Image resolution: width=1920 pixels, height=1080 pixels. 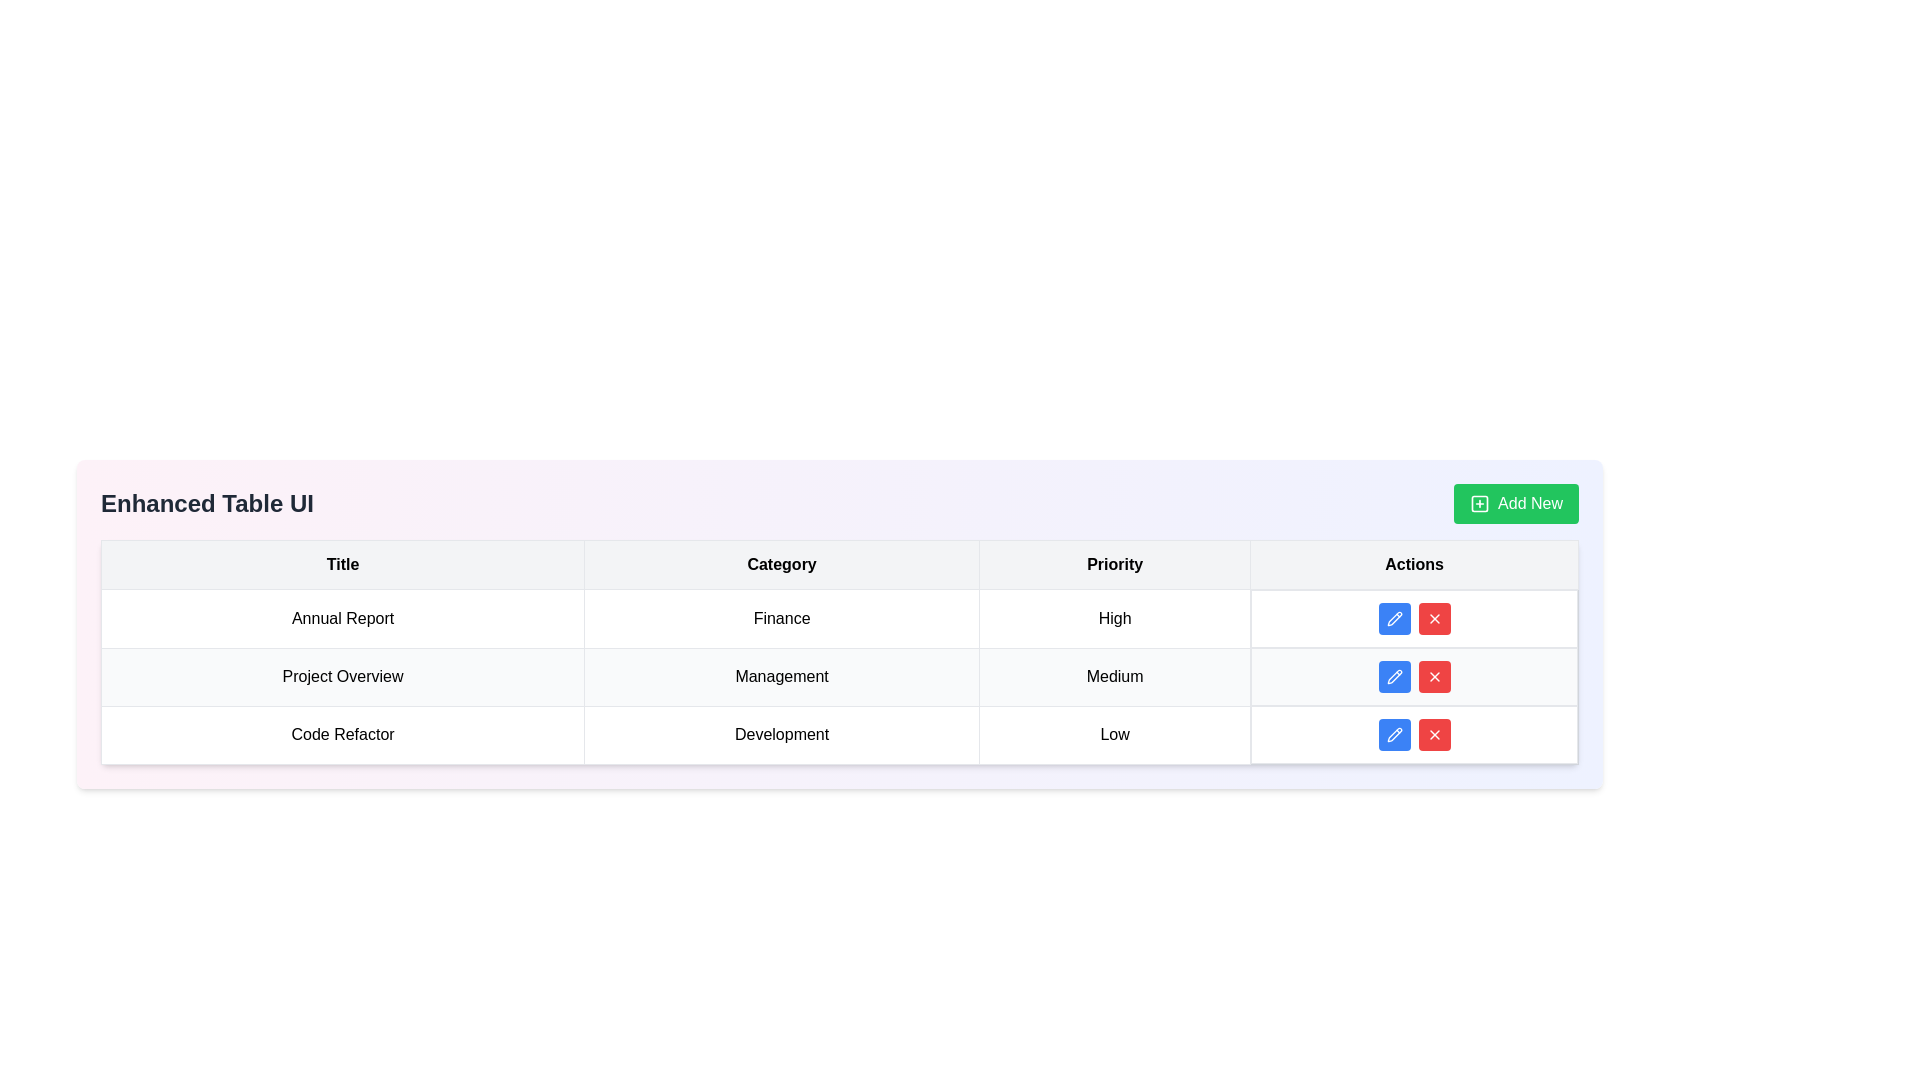 I want to click on the small square with rounded corners that serves as the background for the 'Add New' icon located in the top-right corner of the UI, so click(x=1480, y=503).